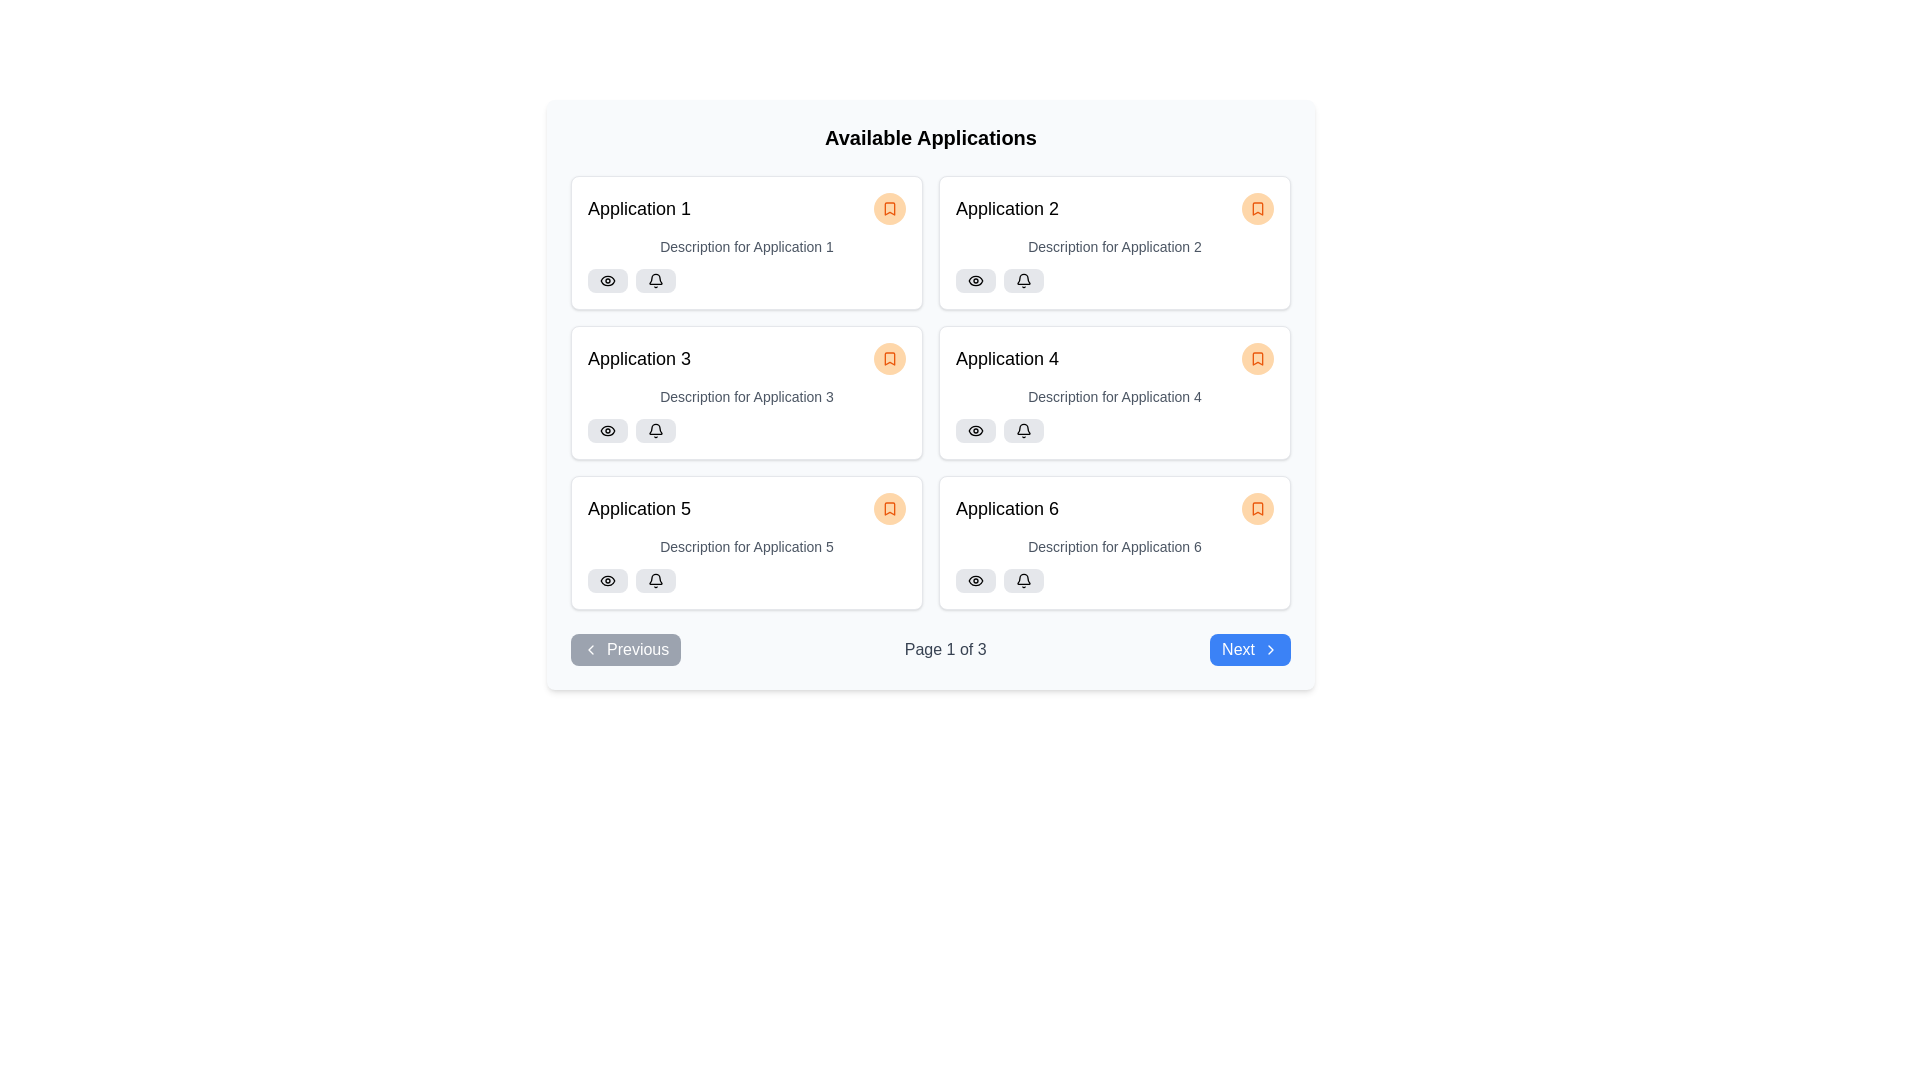  What do you see at coordinates (638, 208) in the screenshot?
I see `the text label that serves as the title for the 'Application 1' section, located in the top-left quadrant of the layout` at bounding box center [638, 208].